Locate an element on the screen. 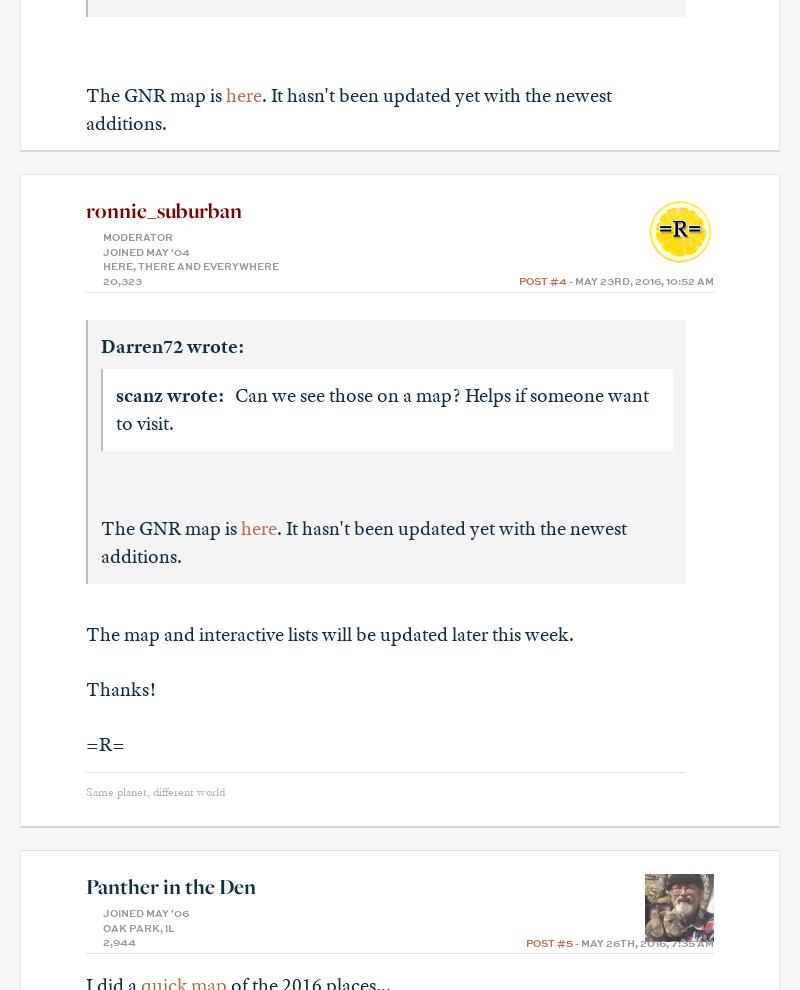 This screenshot has width=800, height=990. 'Can we see those on a map? Helps if someone want to visit.' is located at coordinates (381, 408).